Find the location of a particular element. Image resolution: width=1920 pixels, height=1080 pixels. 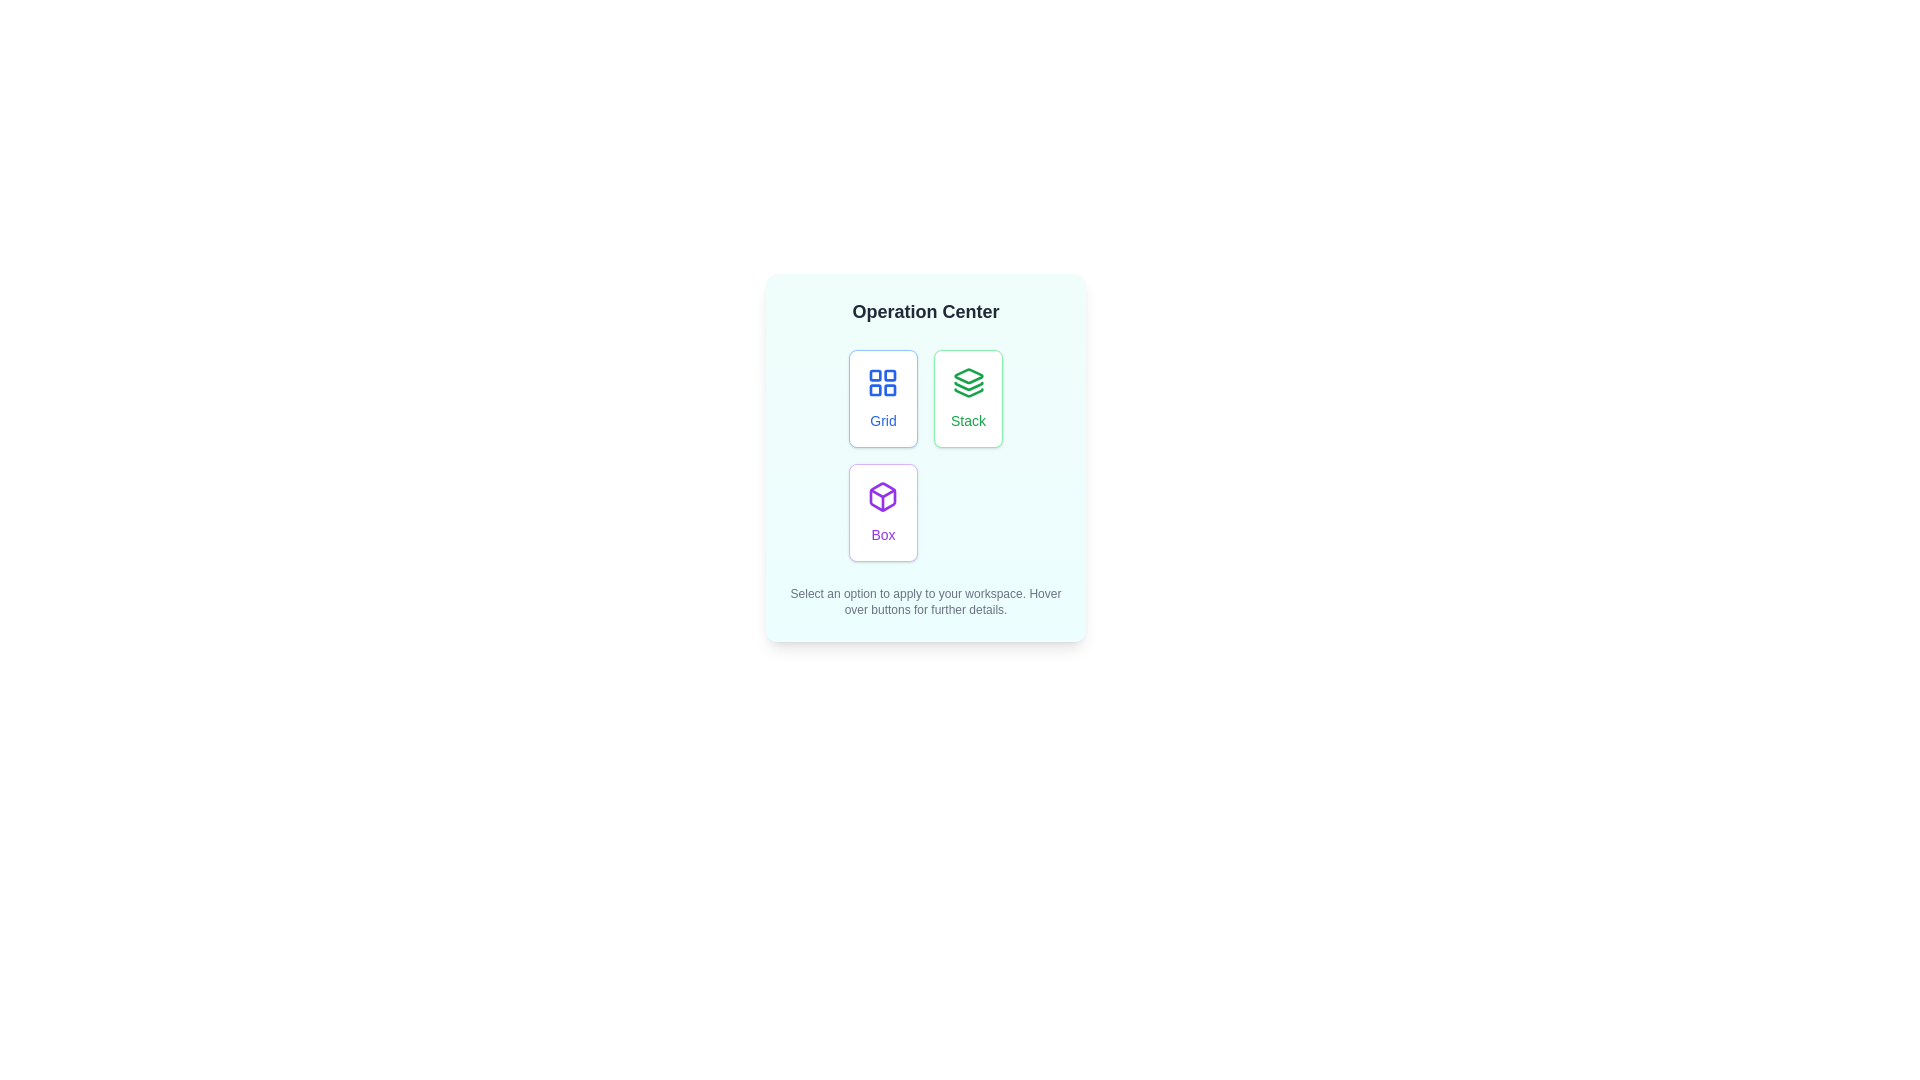

the bottom-left square tile of the 2x2 grid within the 'Grid' icon located in the upper-left corner of the 'Operation Center' section is located at coordinates (876, 390).